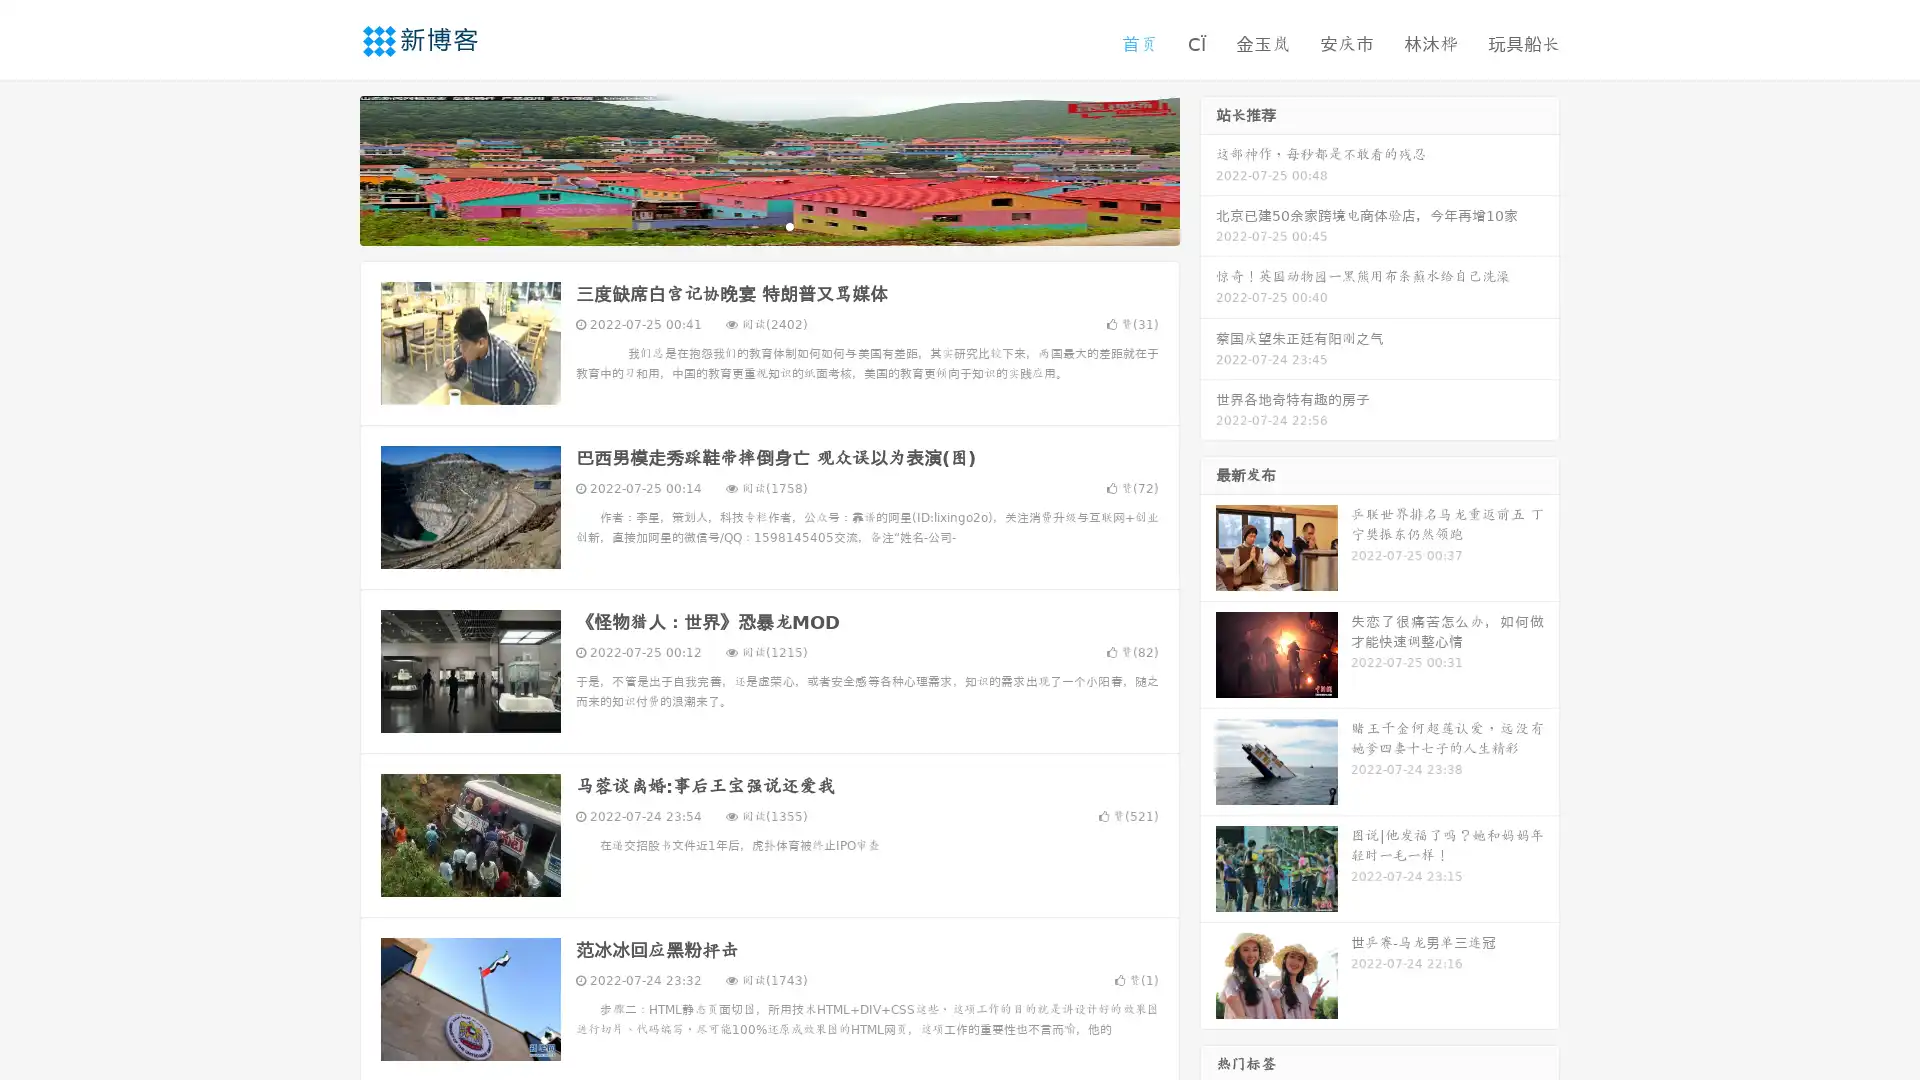 The height and width of the screenshot is (1080, 1920). What do you see at coordinates (748, 225) in the screenshot?
I see `Go to slide 1` at bounding box center [748, 225].